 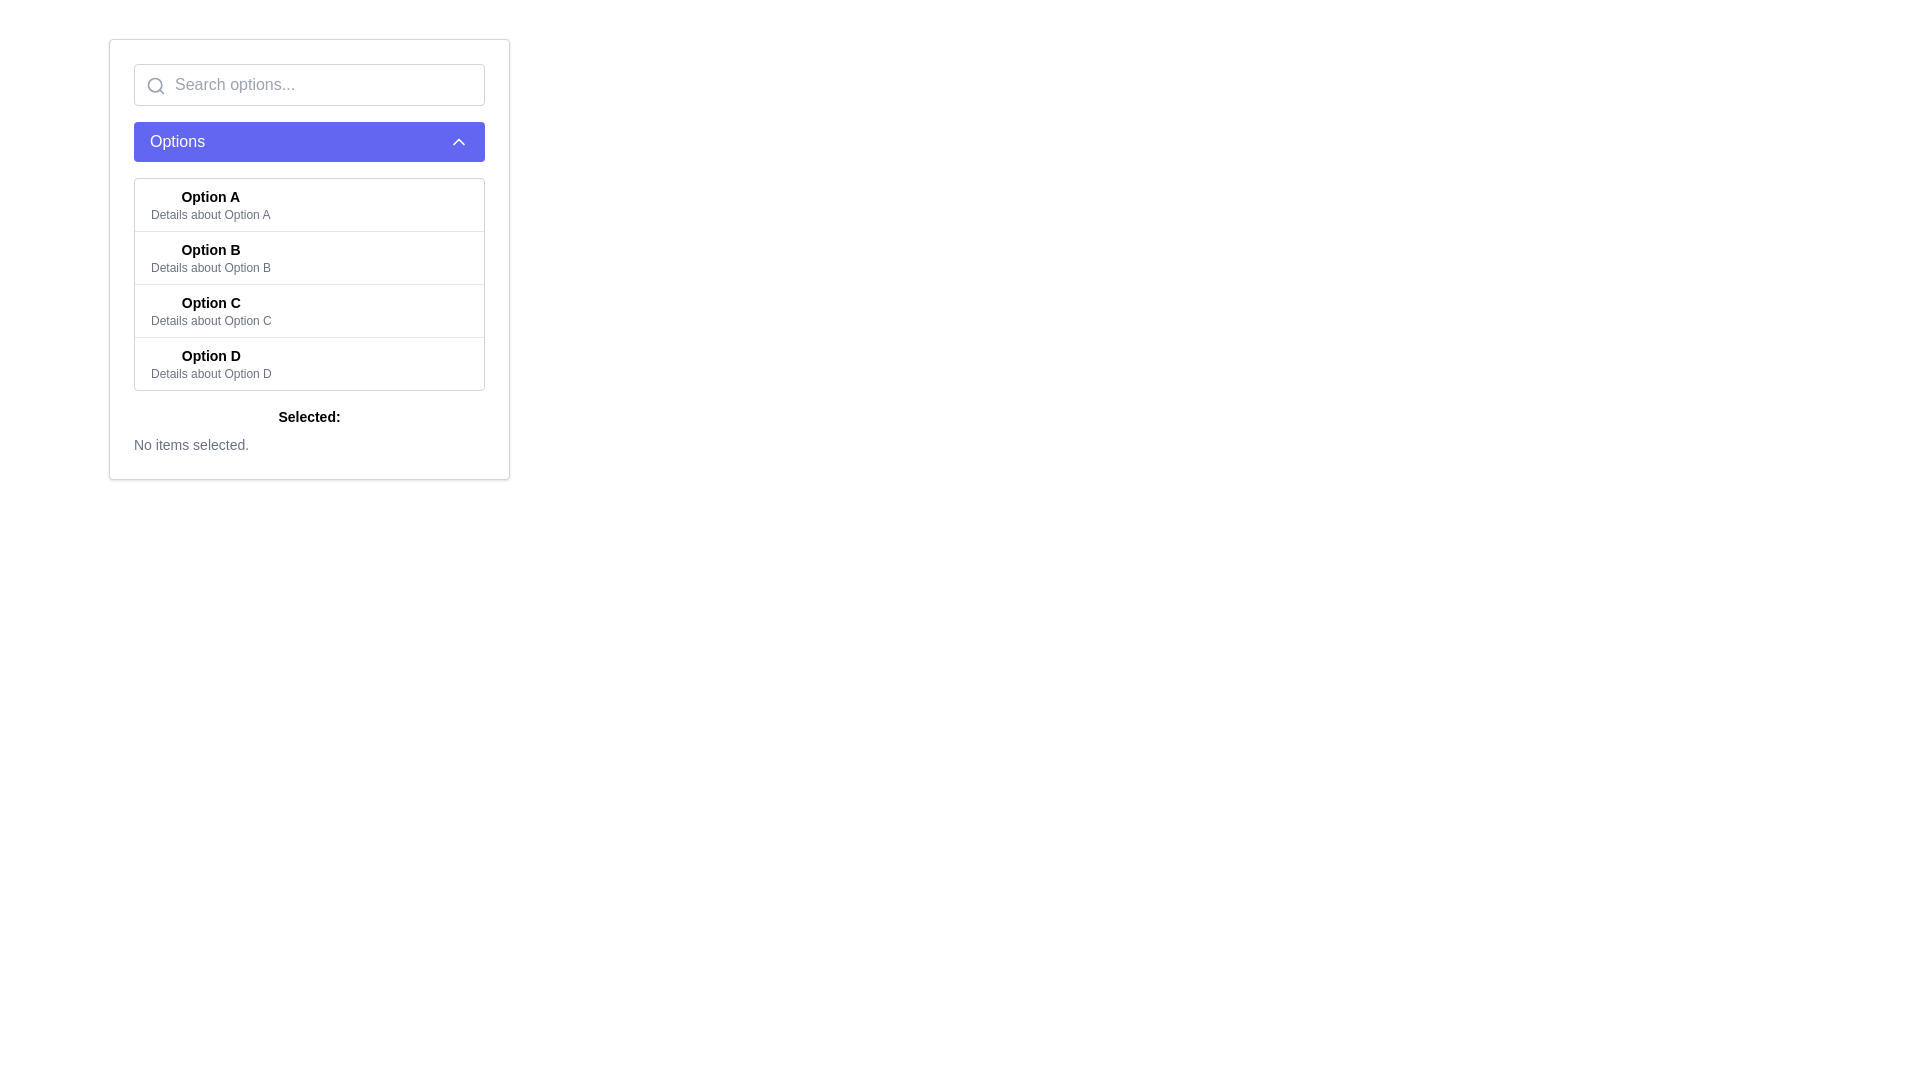 I want to click on the interactive list item labeled 'Option C' within the dropdown menu, so click(x=308, y=310).